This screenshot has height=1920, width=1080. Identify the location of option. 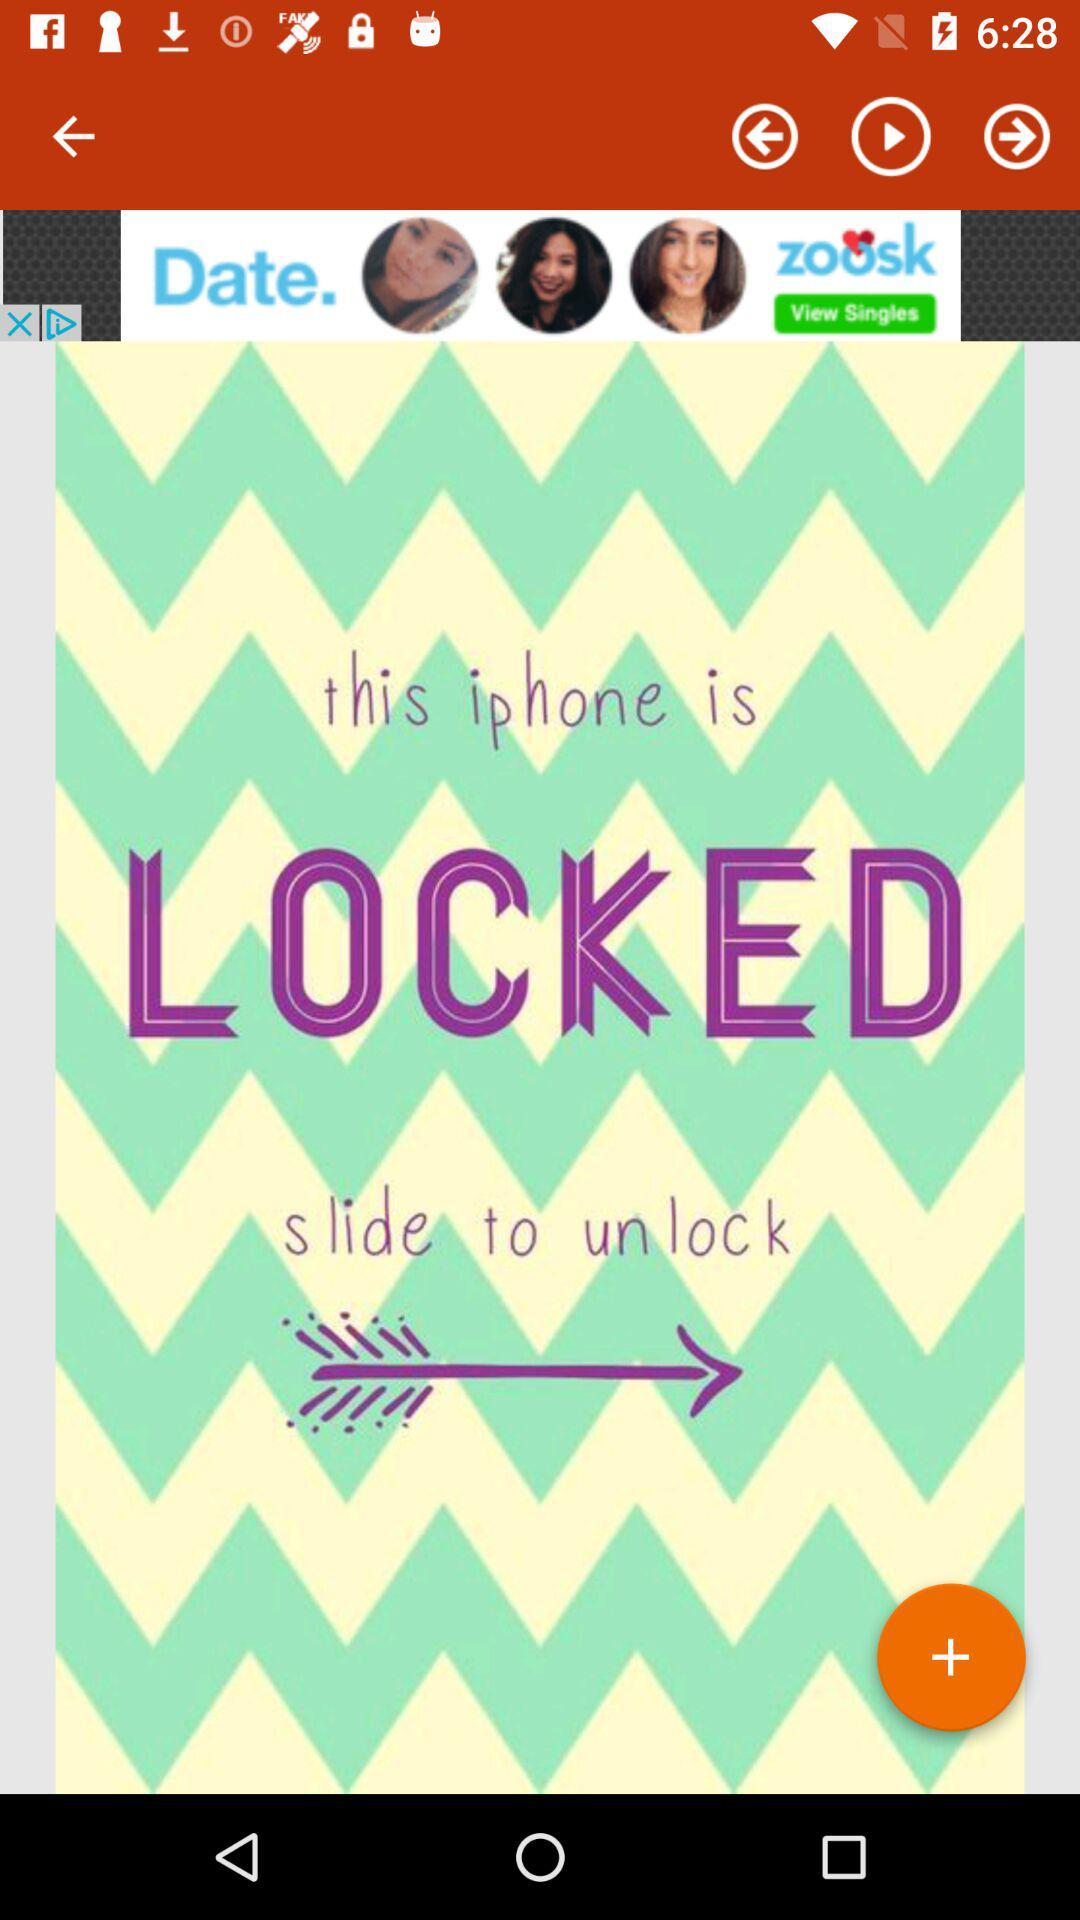
(950, 1665).